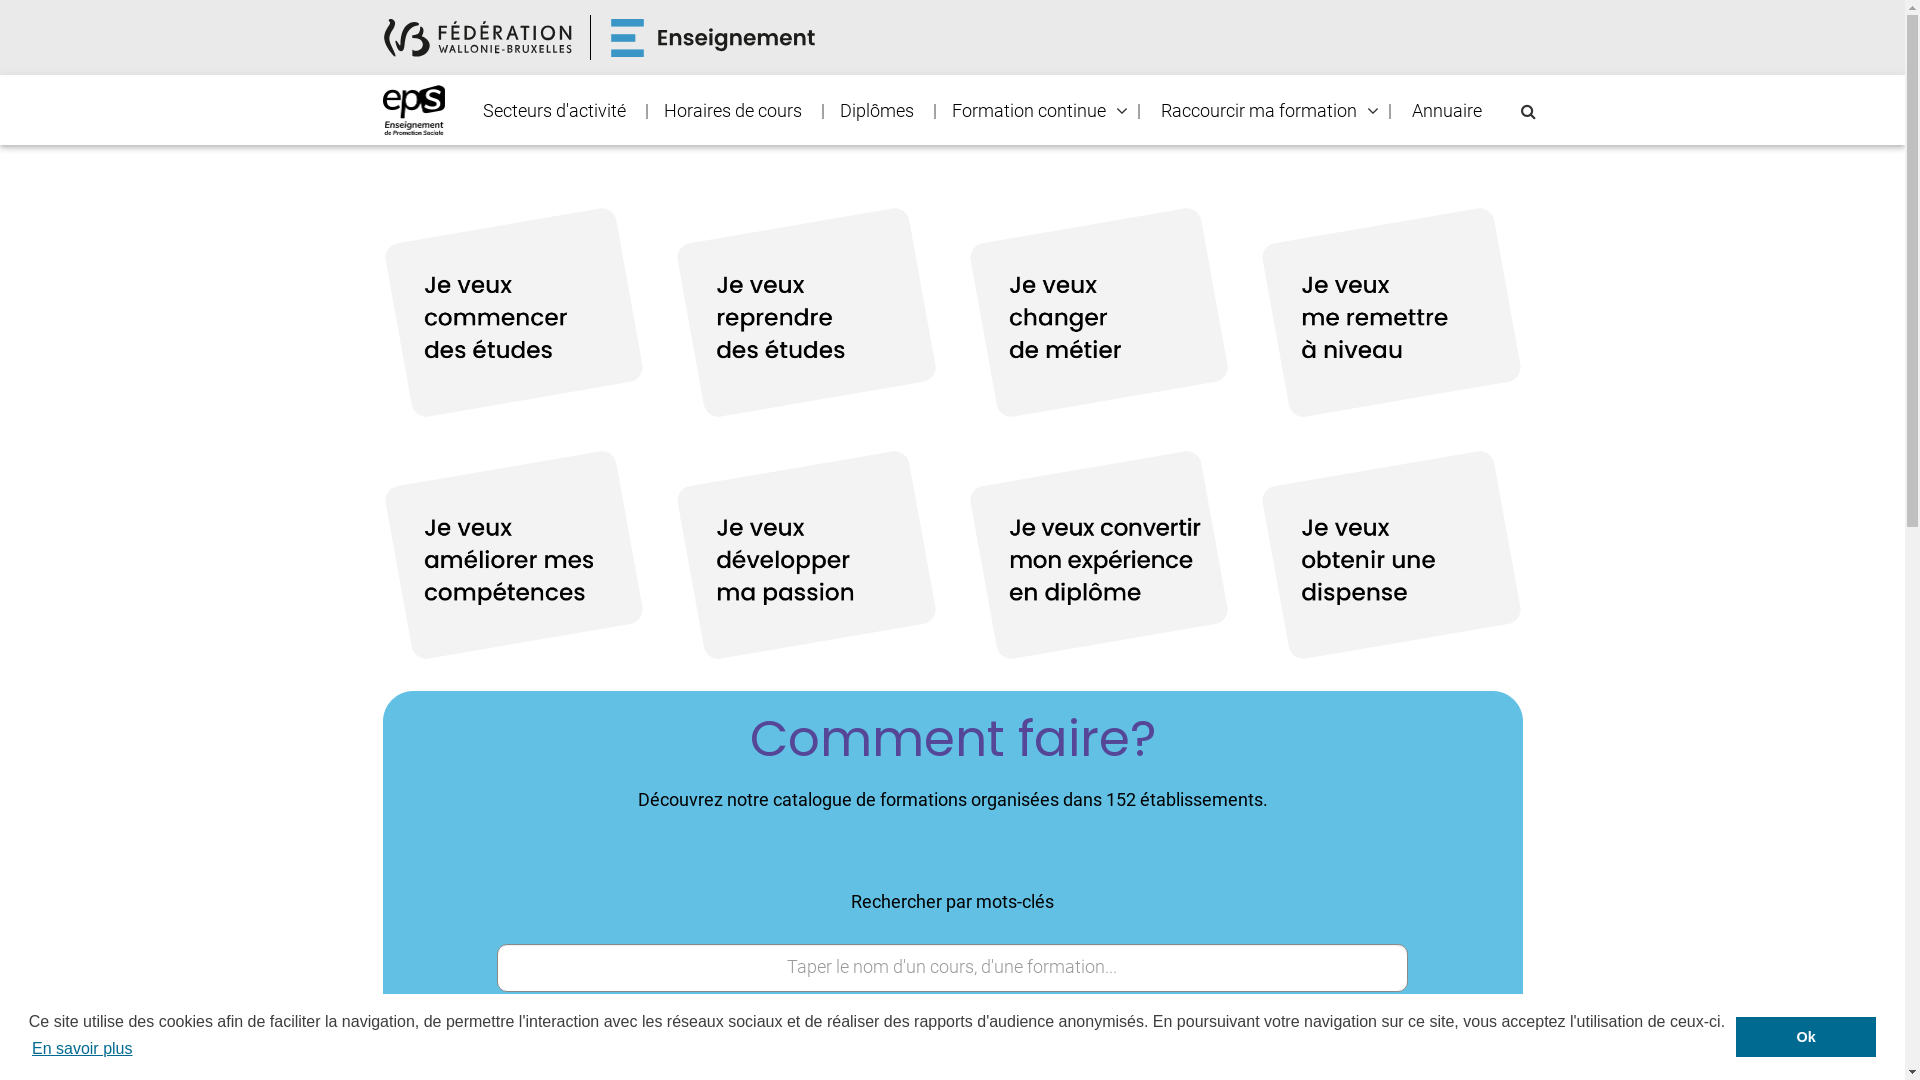 The width and height of the screenshot is (1920, 1080). I want to click on 'Horaires de cours', so click(730, 111).